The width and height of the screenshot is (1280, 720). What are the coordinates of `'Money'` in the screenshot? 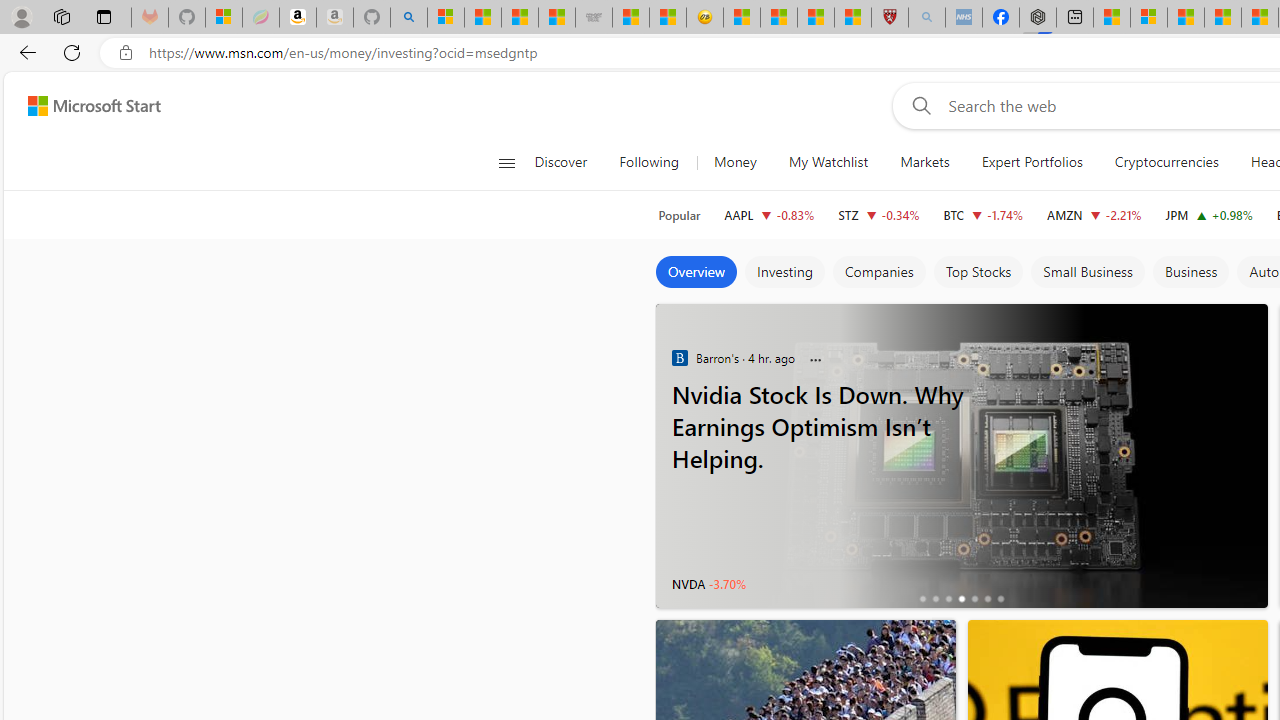 It's located at (733, 162).